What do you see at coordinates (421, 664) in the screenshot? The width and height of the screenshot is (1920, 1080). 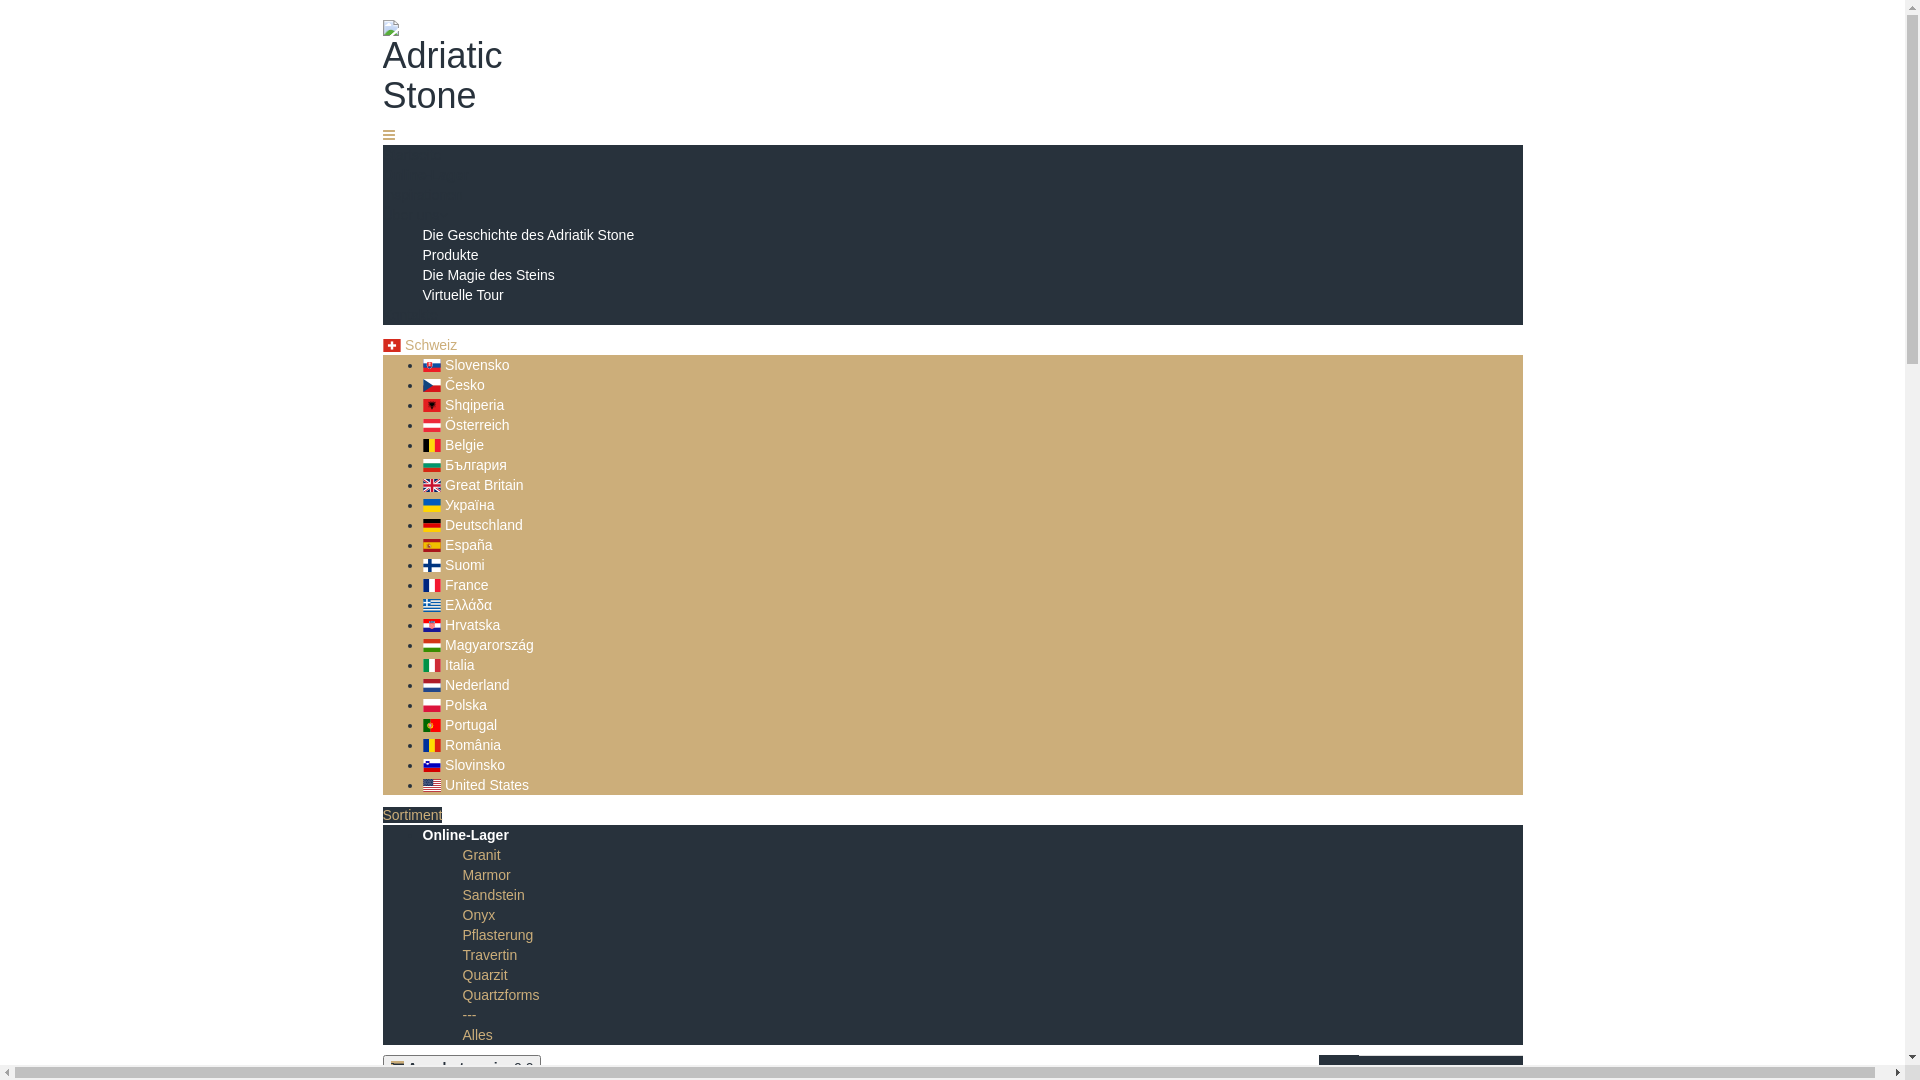 I see `' Italia'` at bounding box center [421, 664].